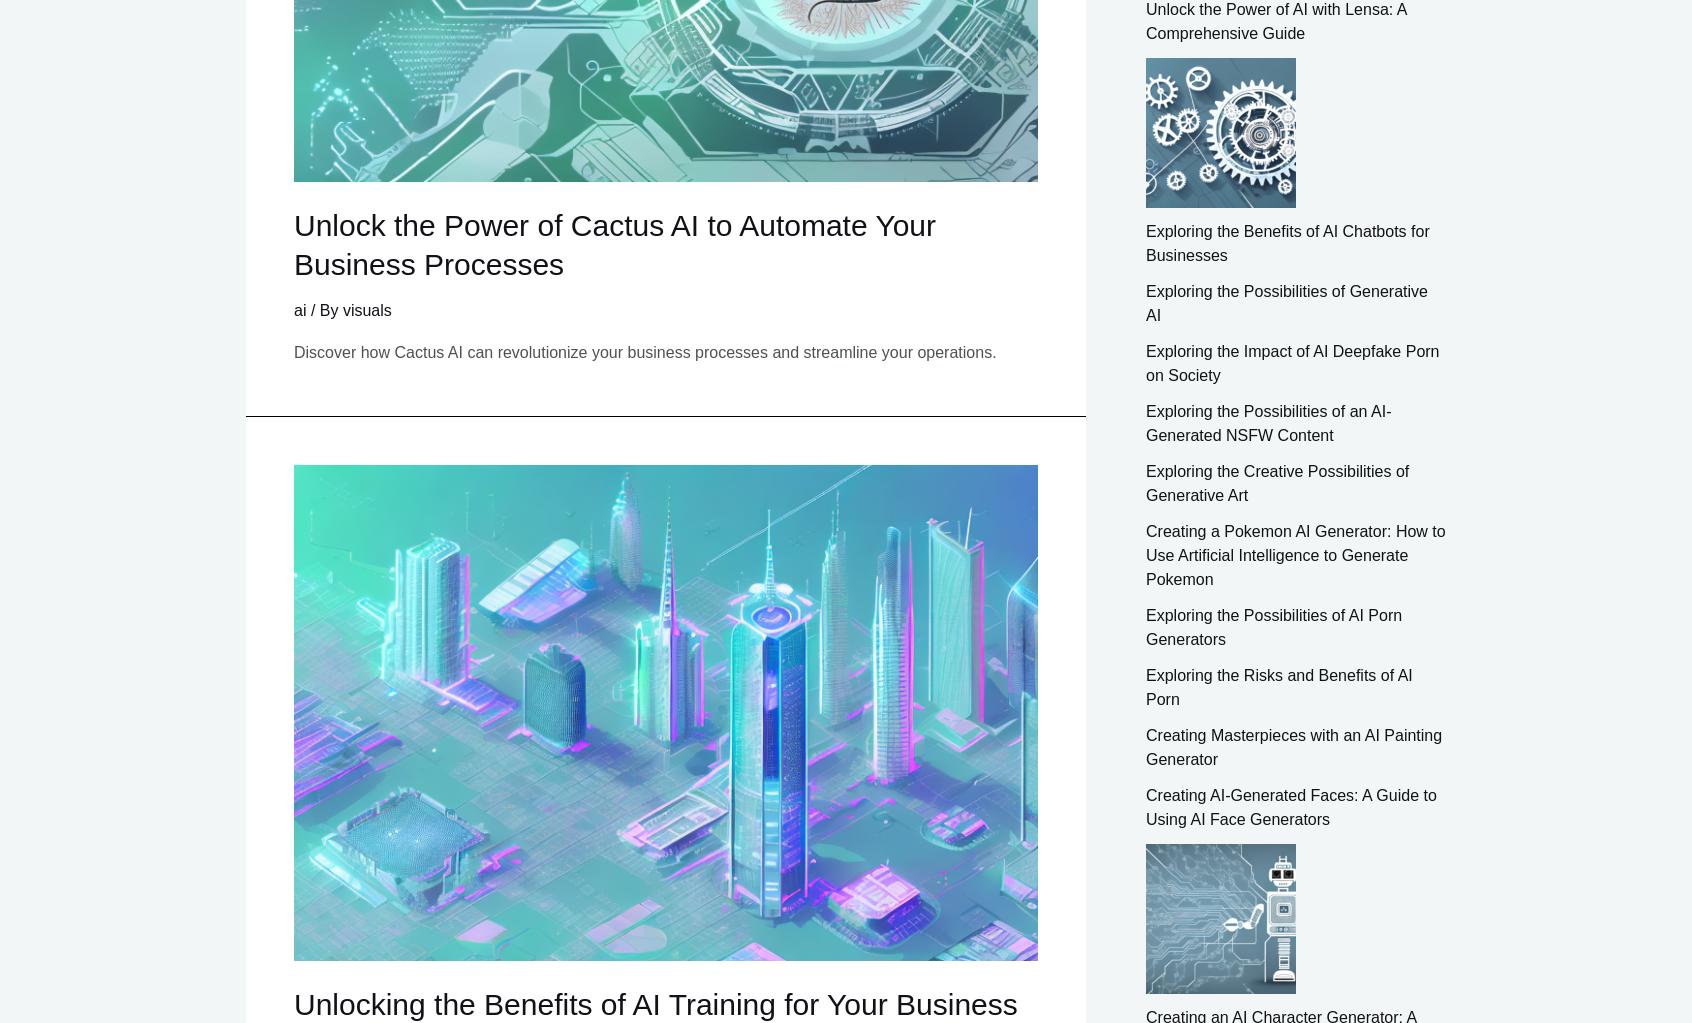 This screenshot has height=1023, width=1692. I want to click on 'Unlocking the Benefits of AI Training for Your Business', so click(655, 1003).